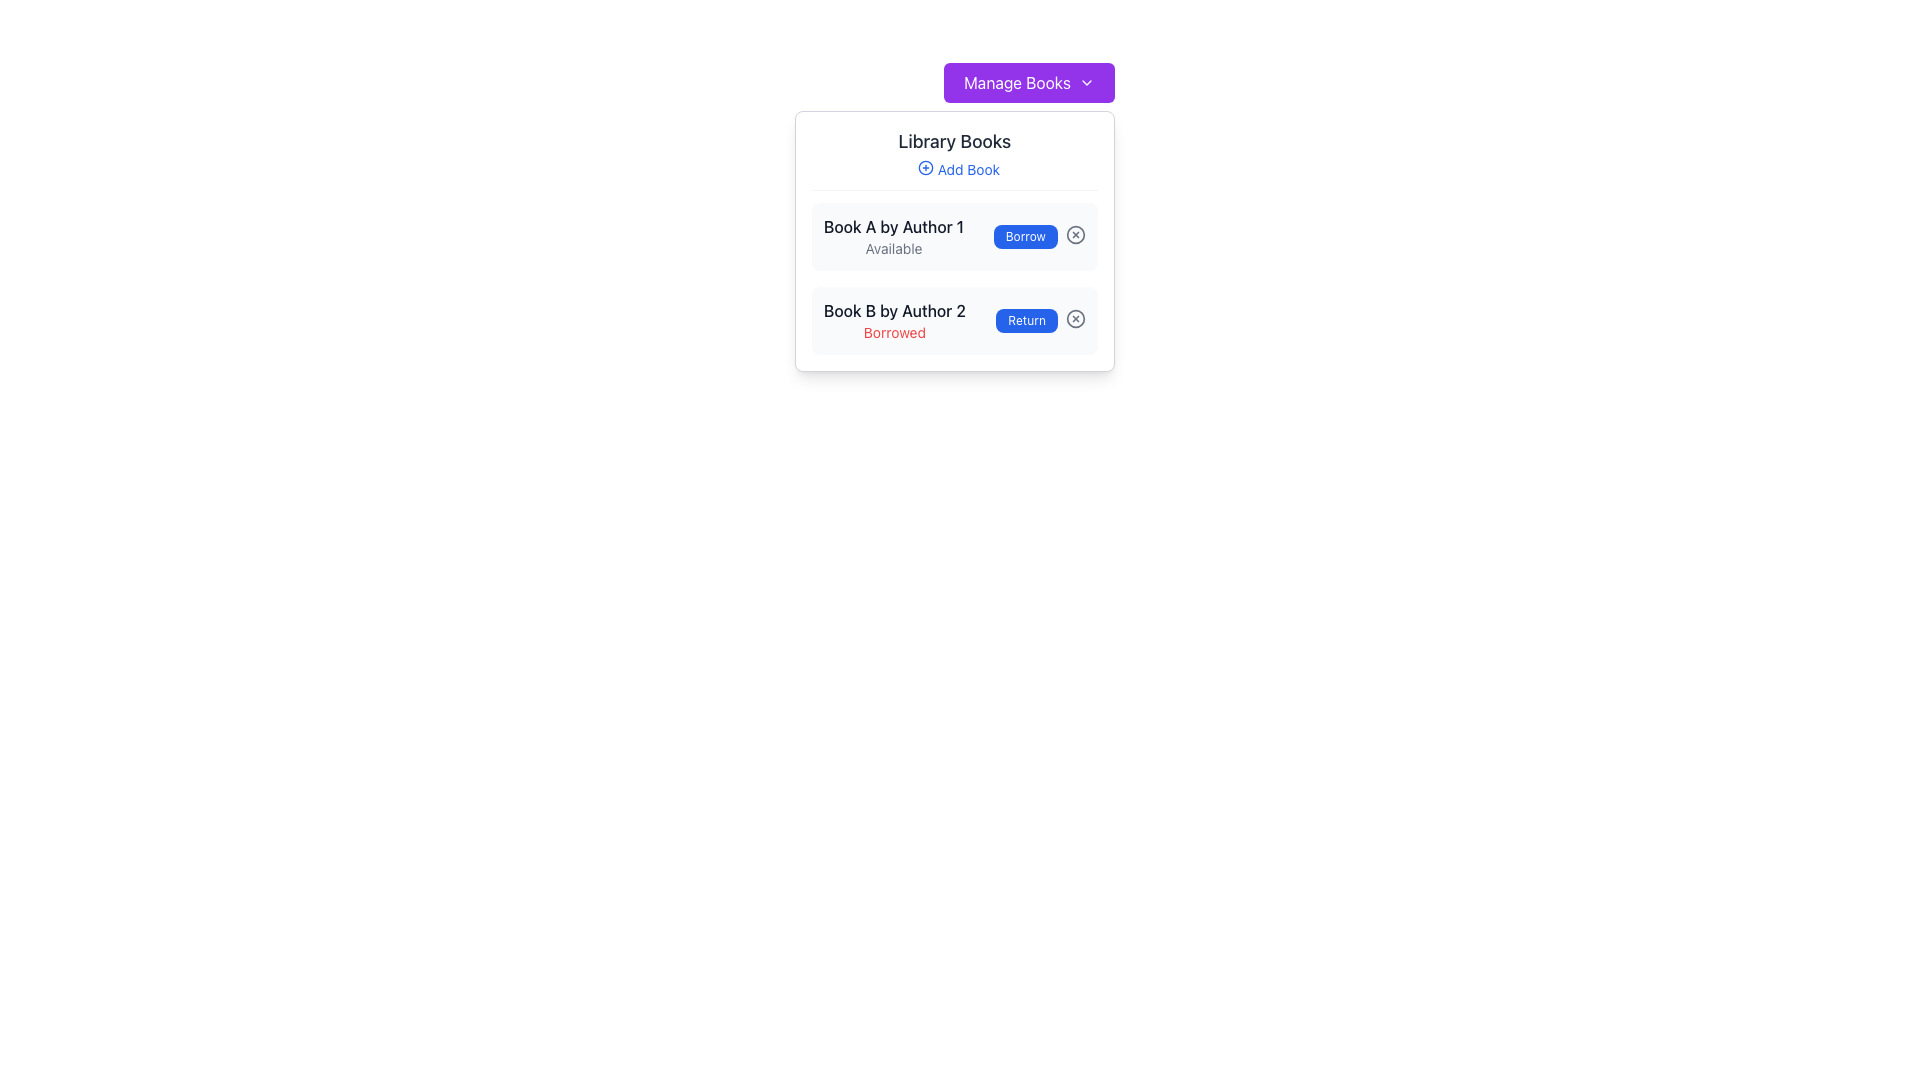 The width and height of the screenshot is (1920, 1080). What do you see at coordinates (1025, 235) in the screenshot?
I see `the 'Borrow' button, which is a small rectangular button with rounded corners located to the right of the 'Book A by Author 1' item in the 'Library Books' section, to initiate borrowing the book` at bounding box center [1025, 235].